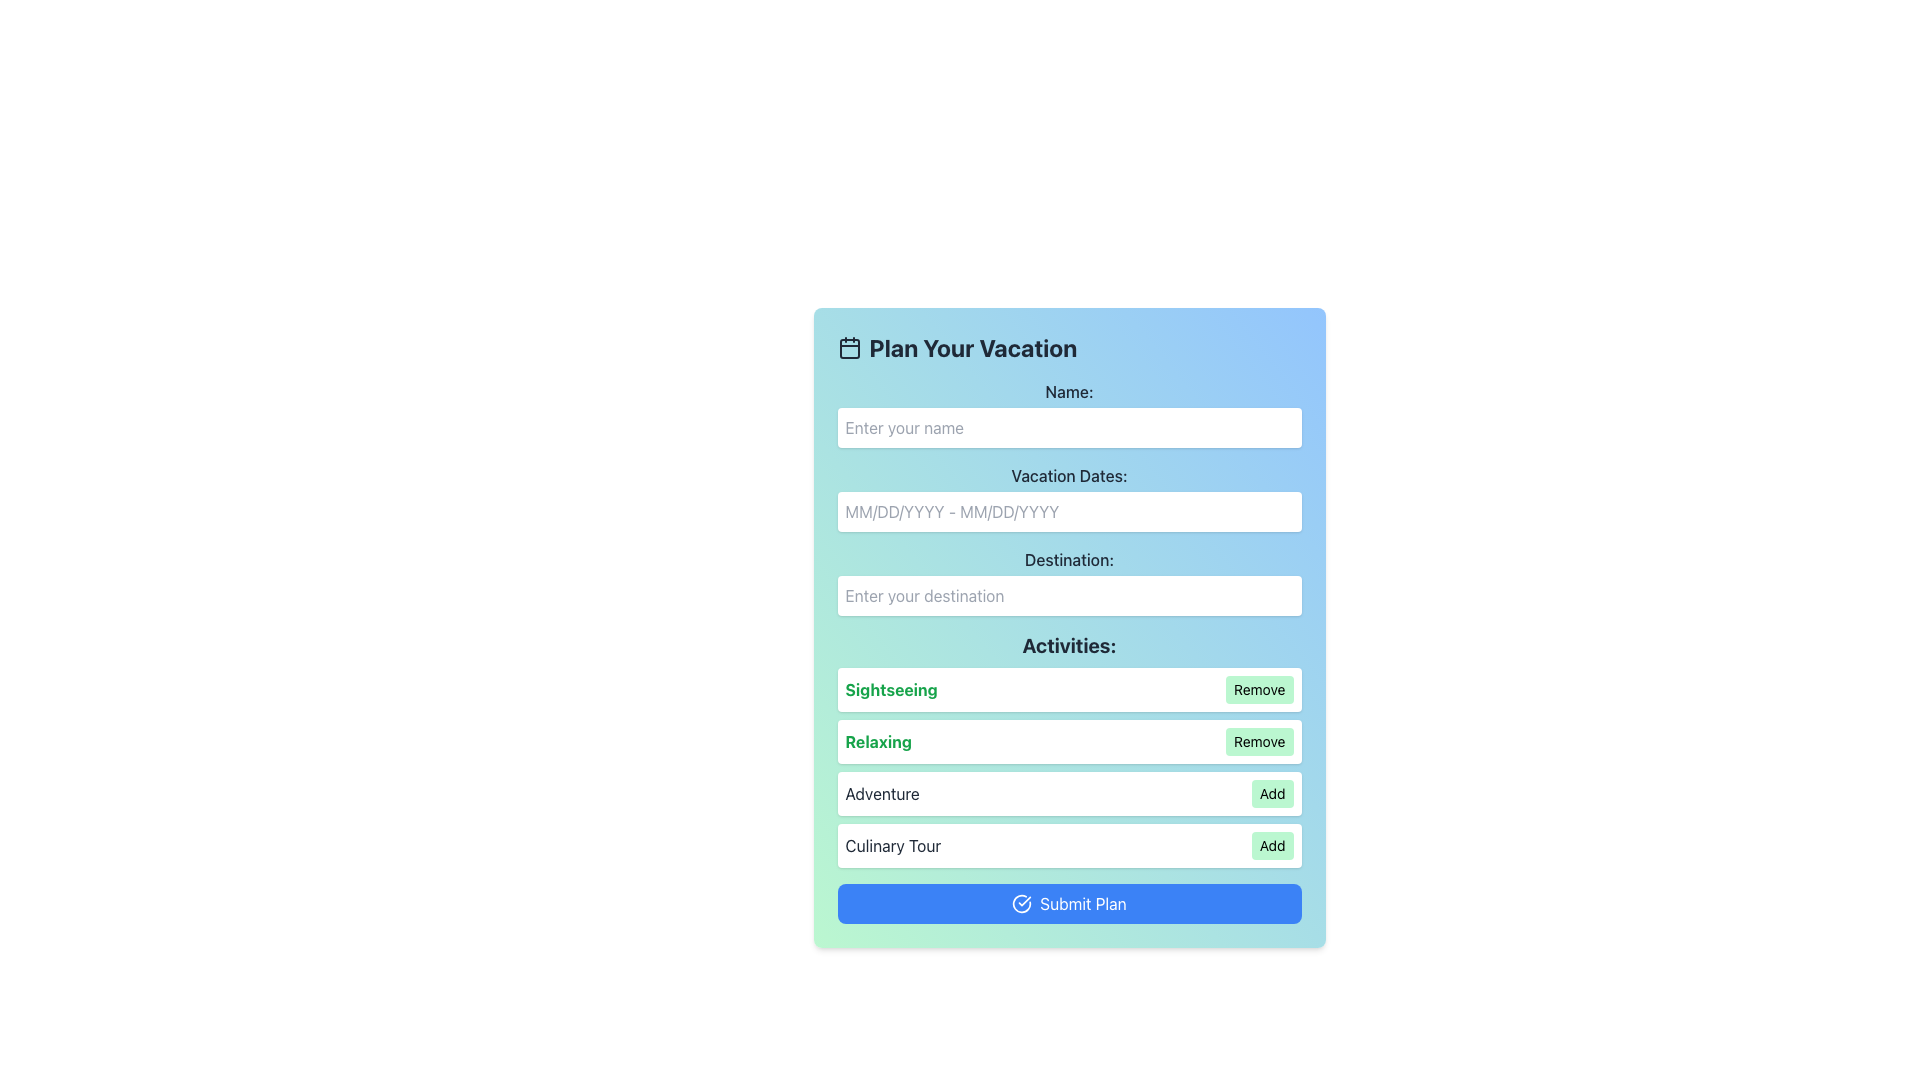 The height and width of the screenshot is (1080, 1920). What do you see at coordinates (1068, 903) in the screenshot?
I see `the 'Submit Plan' button with a blue background and white text for accessibility` at bounding box center [1068, 903].